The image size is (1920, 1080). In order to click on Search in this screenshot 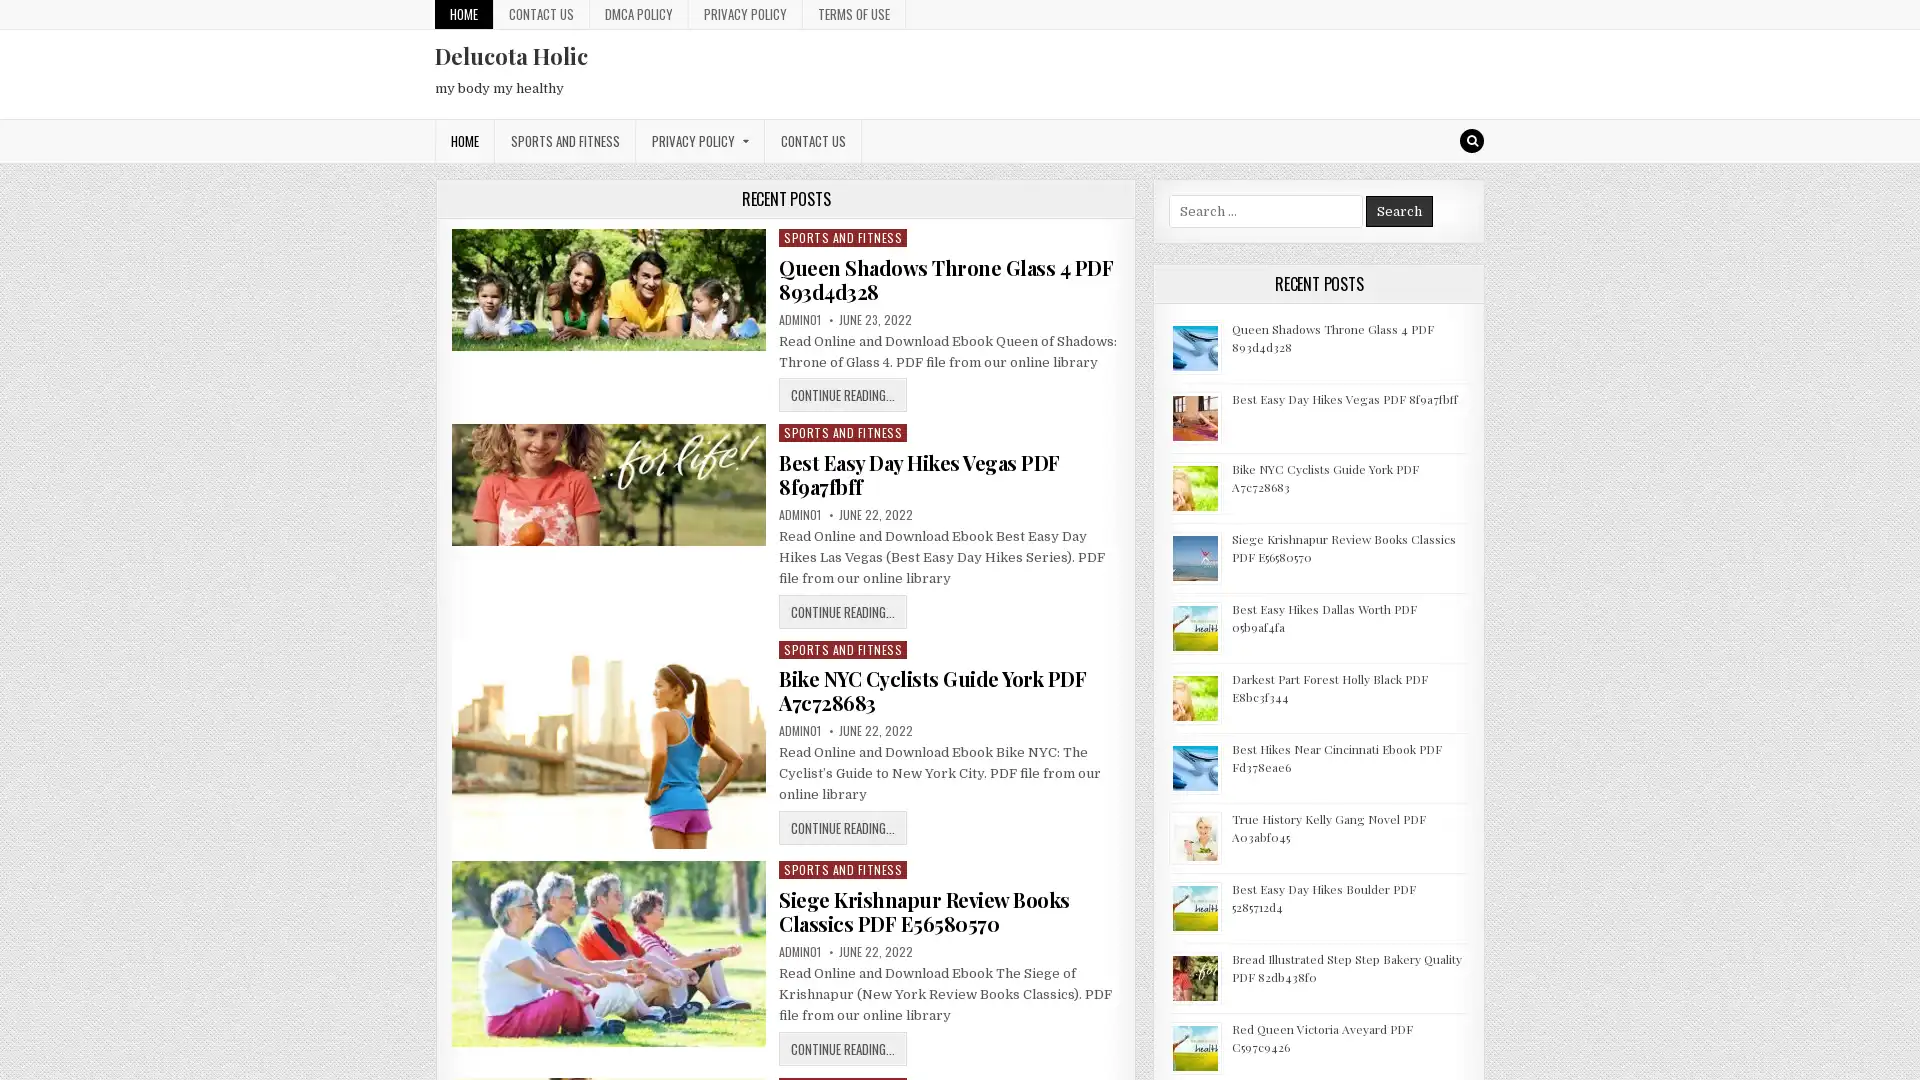, I will do `click(1398, 211)`.